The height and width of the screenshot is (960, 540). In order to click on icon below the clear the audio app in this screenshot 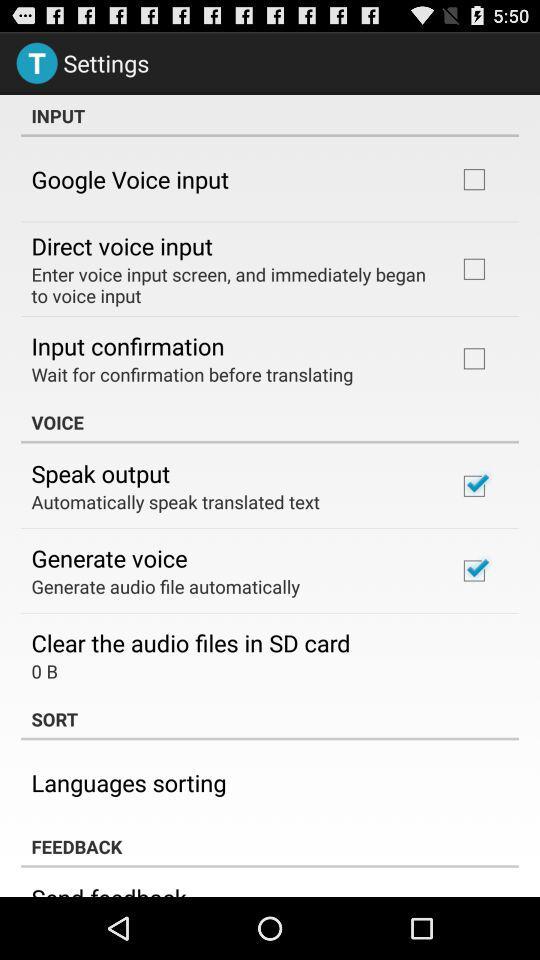, I will do `click(44, 671)`.